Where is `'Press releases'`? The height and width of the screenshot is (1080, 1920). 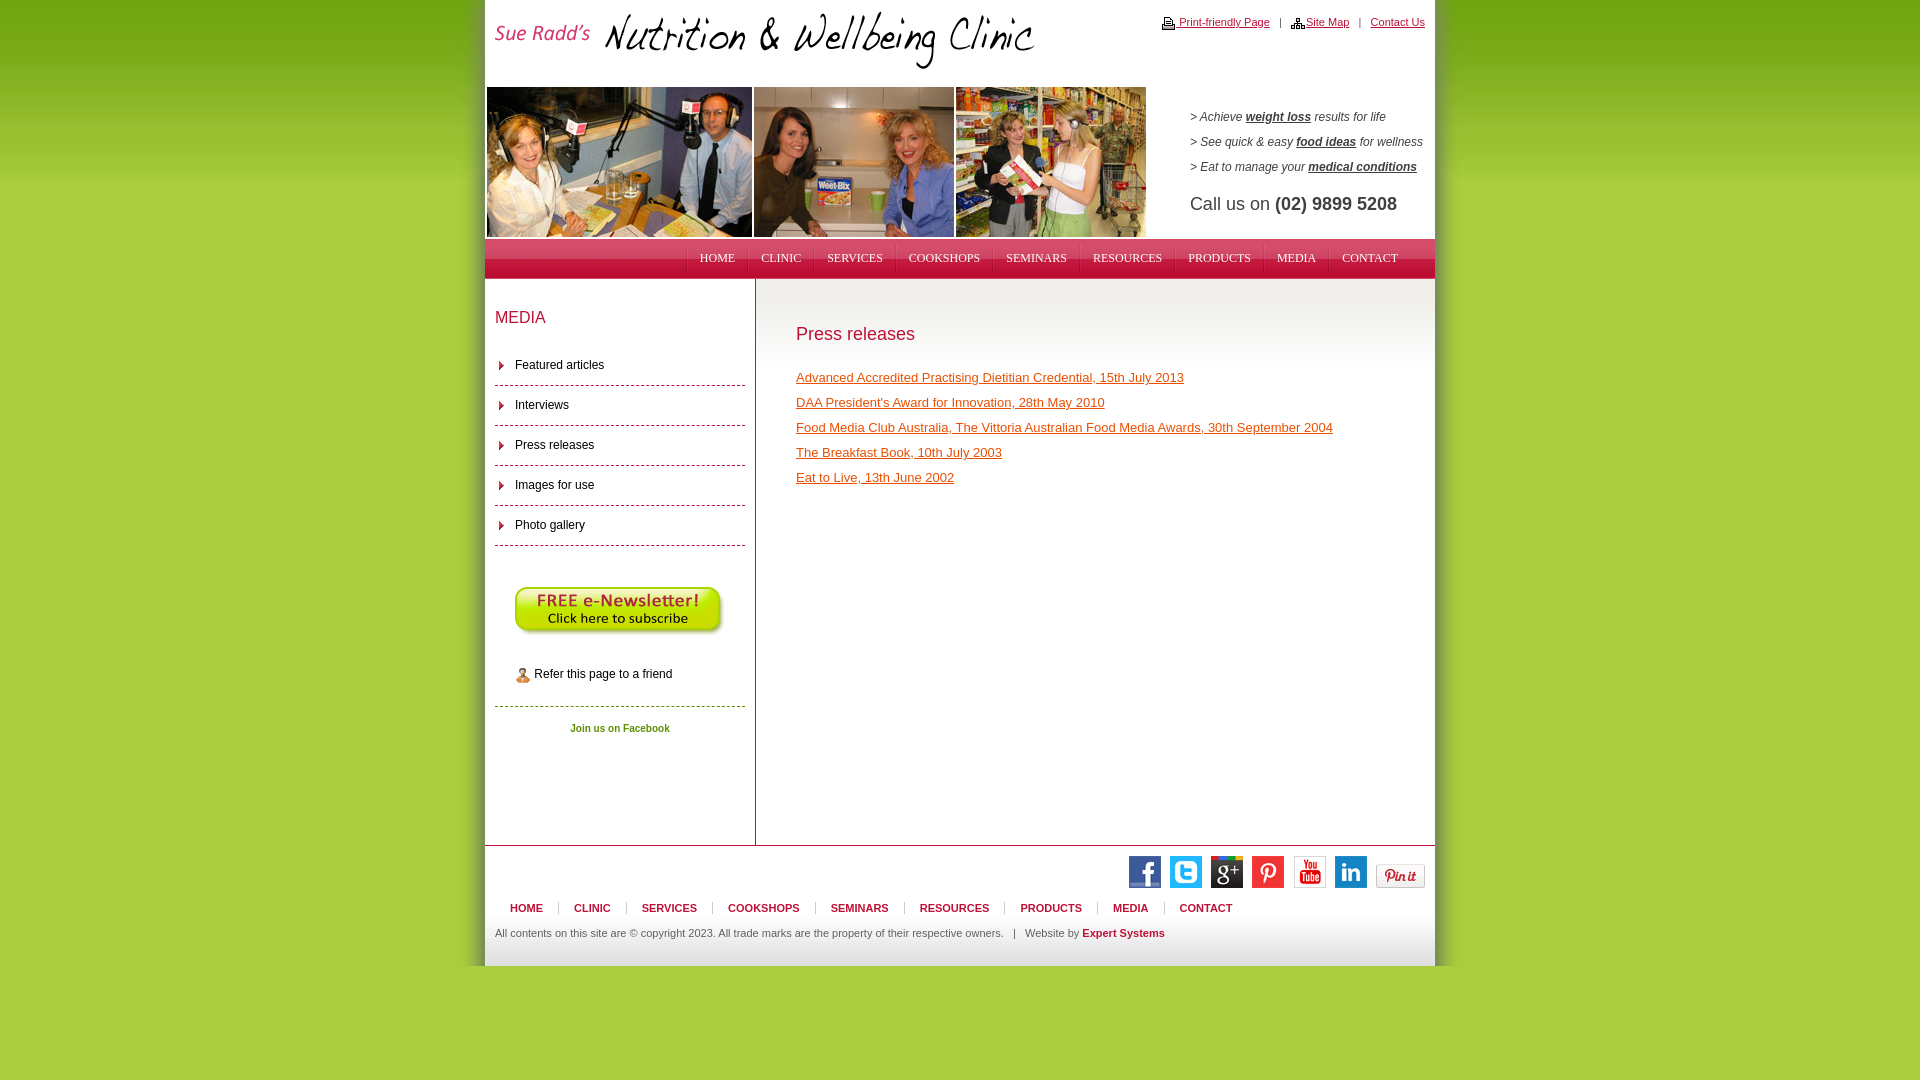 'Press releases' is located at coordinates (618, 445).